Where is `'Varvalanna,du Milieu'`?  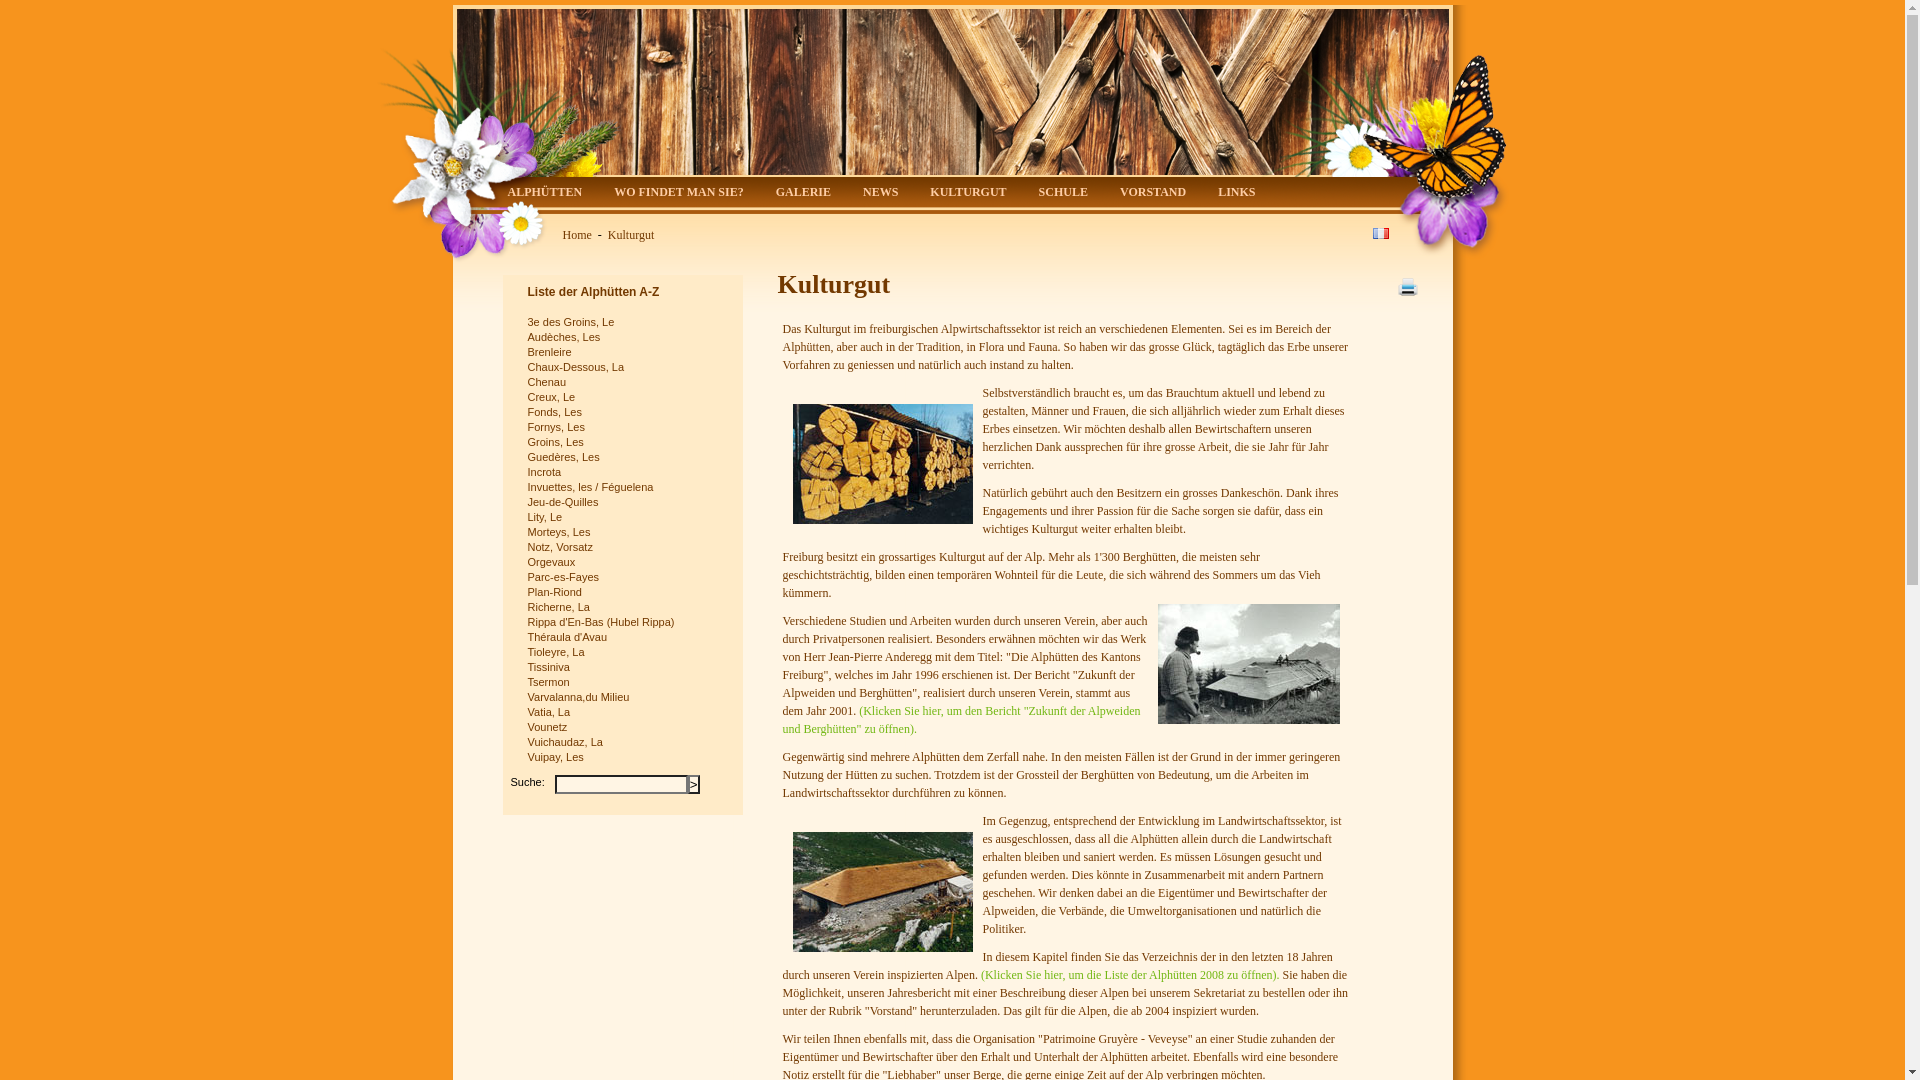
'Varvalanna,du Milieu' is located at coordinates (624, 696).